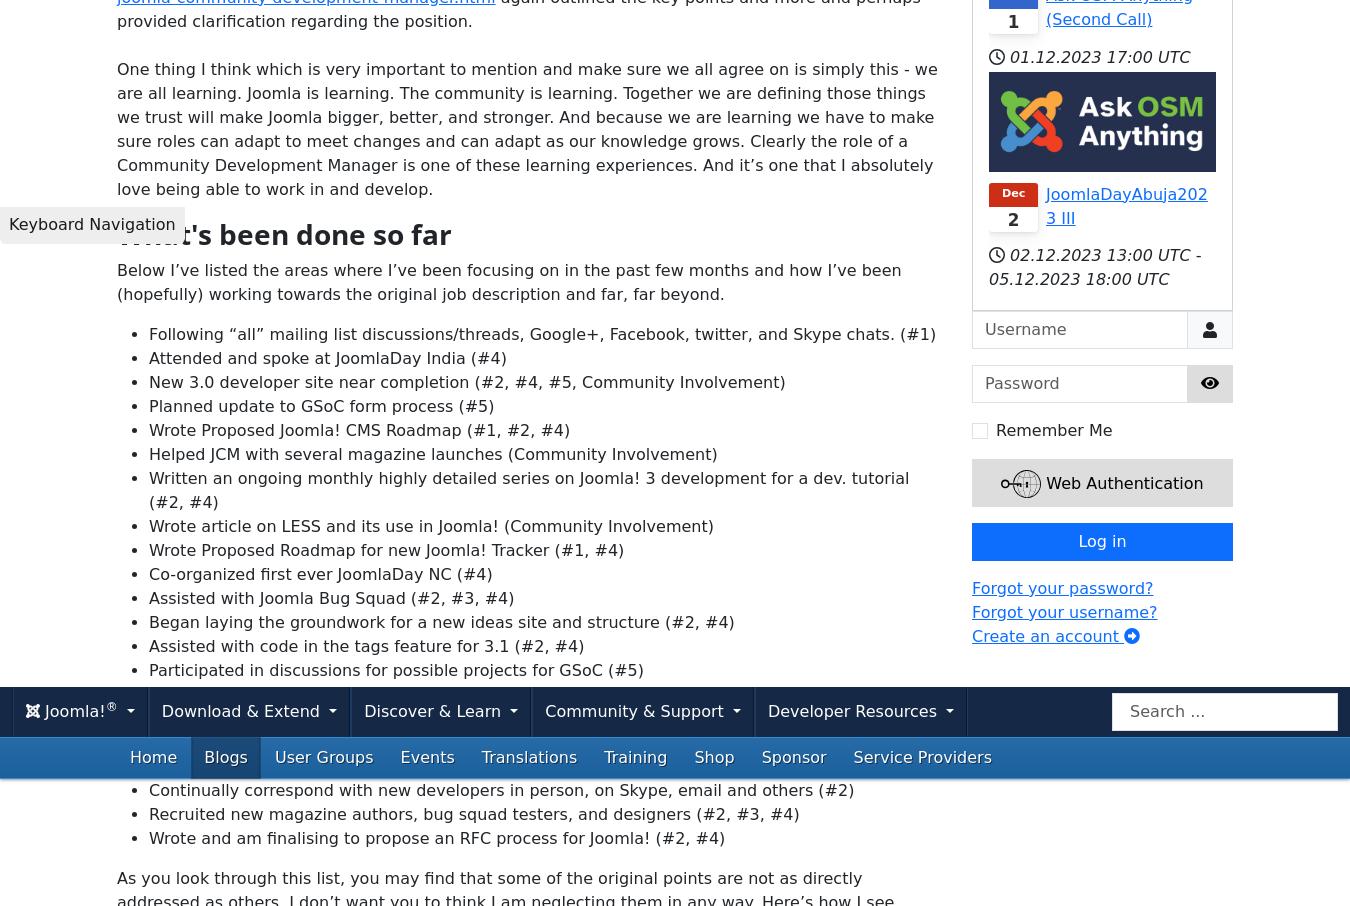 The image size is (1350, 906). I want to click on 'Next', so click(907, 745).